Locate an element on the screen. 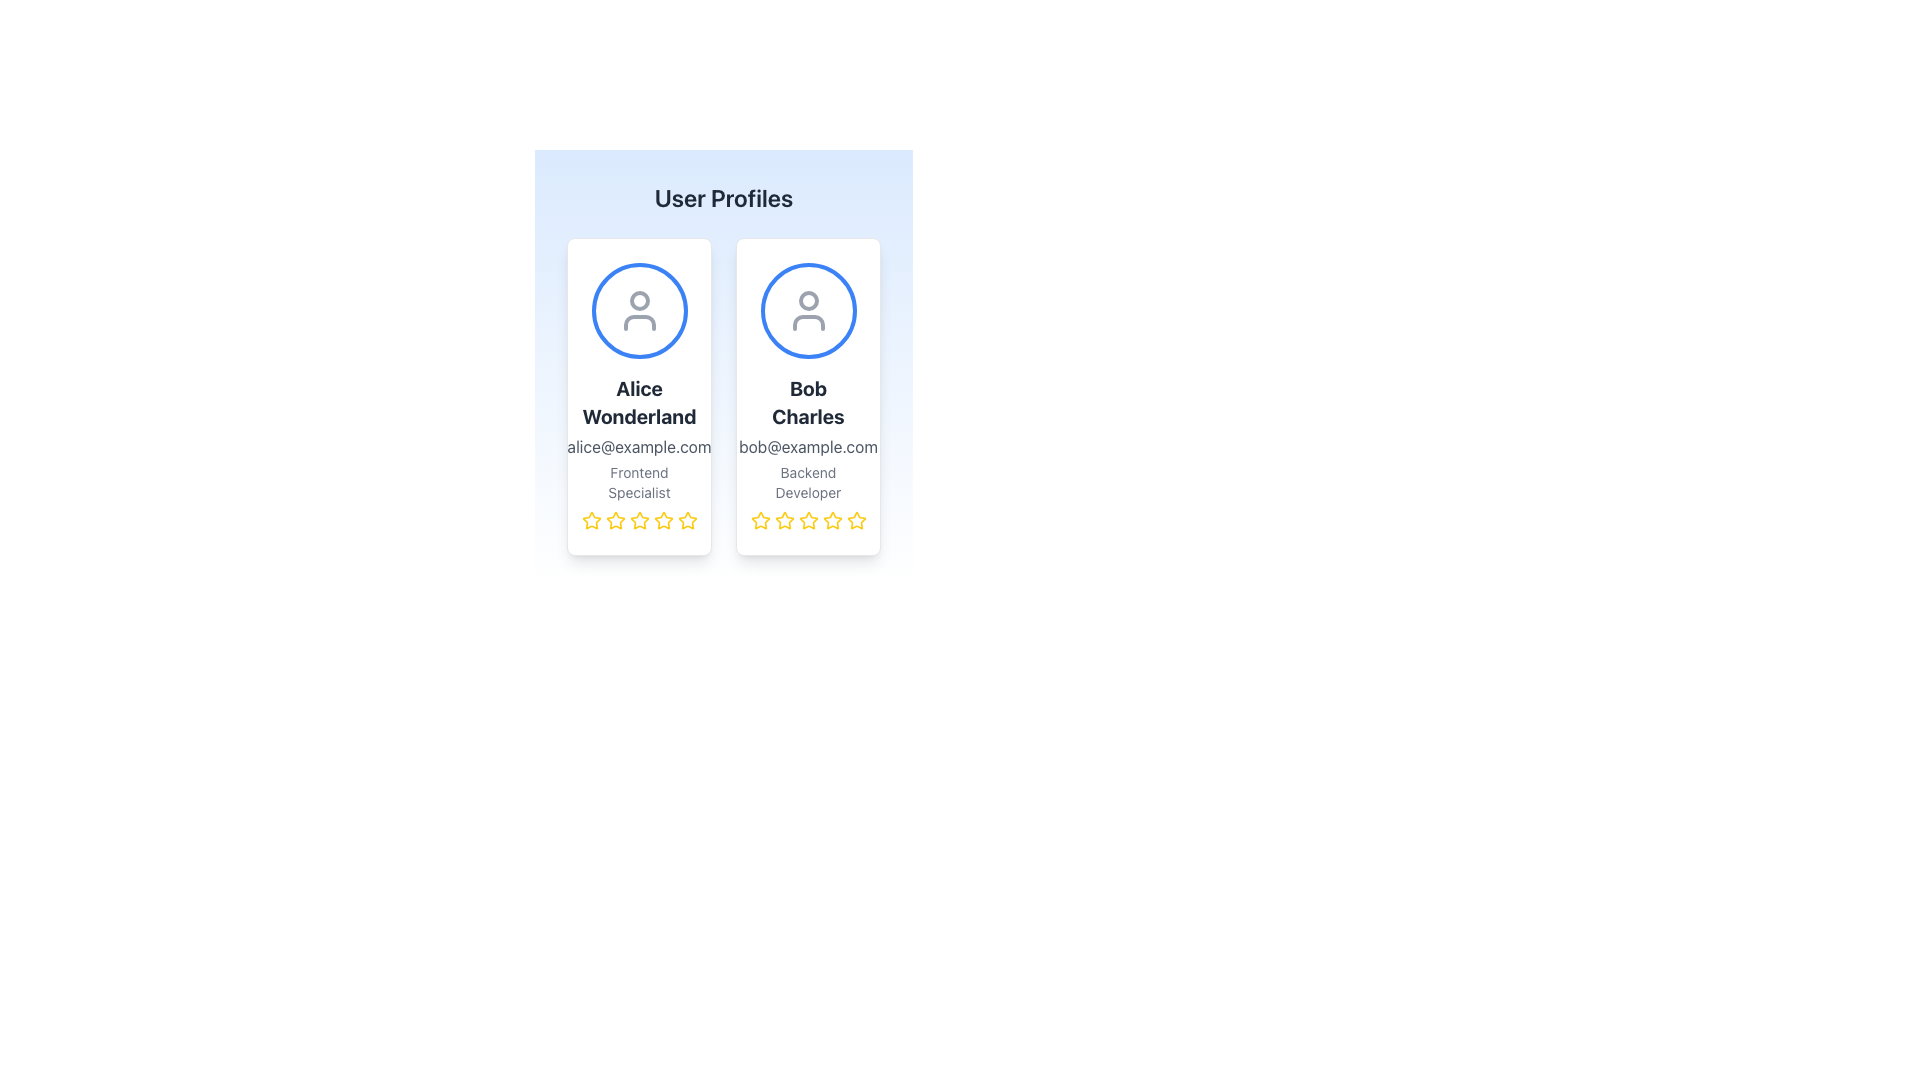 Image resolution: width=1920 pixels, height=1080 pixels. the fourth star in the interactive rating system for 'Bob Charles' to provide a rating is located at coordinates (832, 519).